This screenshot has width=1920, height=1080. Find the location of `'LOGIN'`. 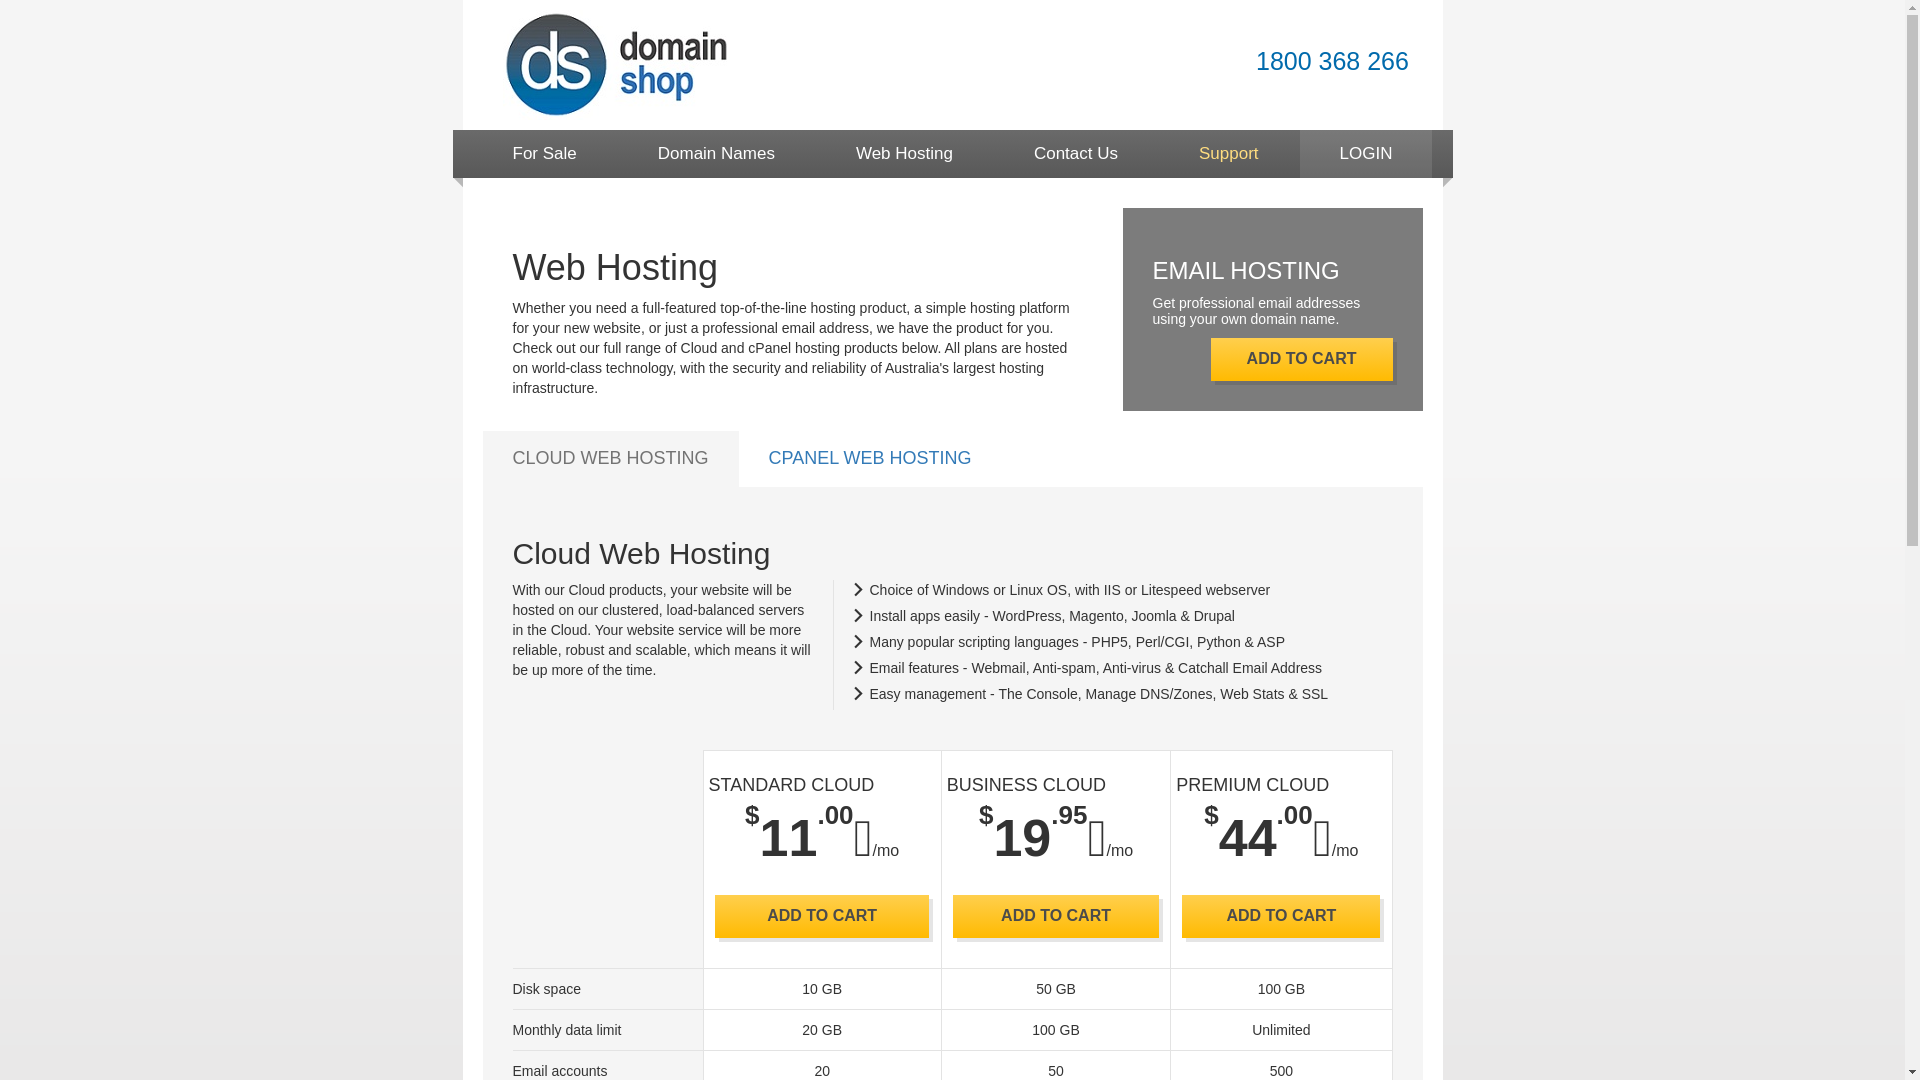

'LOGIN' is located at coordinates (1365, 153).